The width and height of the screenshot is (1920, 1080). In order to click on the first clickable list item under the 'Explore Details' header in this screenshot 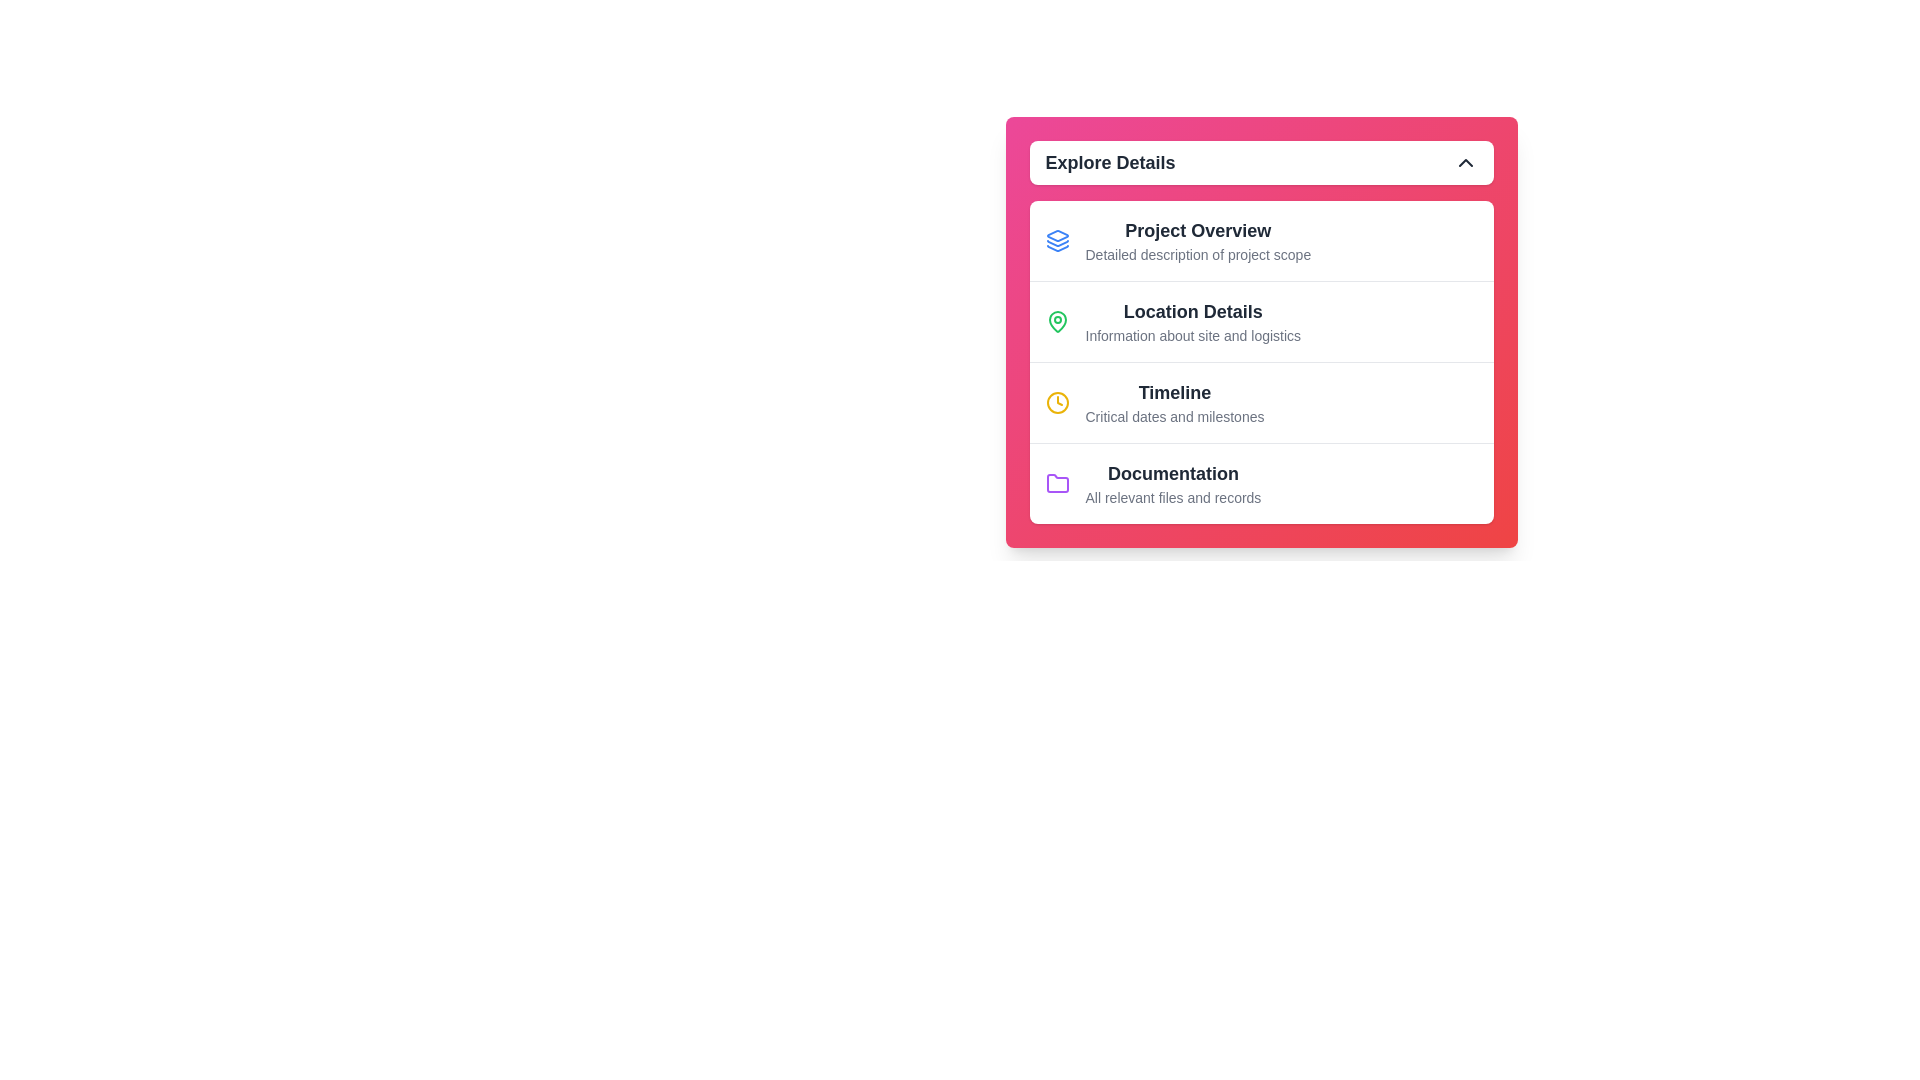, I will do `click(1198, 239)`.